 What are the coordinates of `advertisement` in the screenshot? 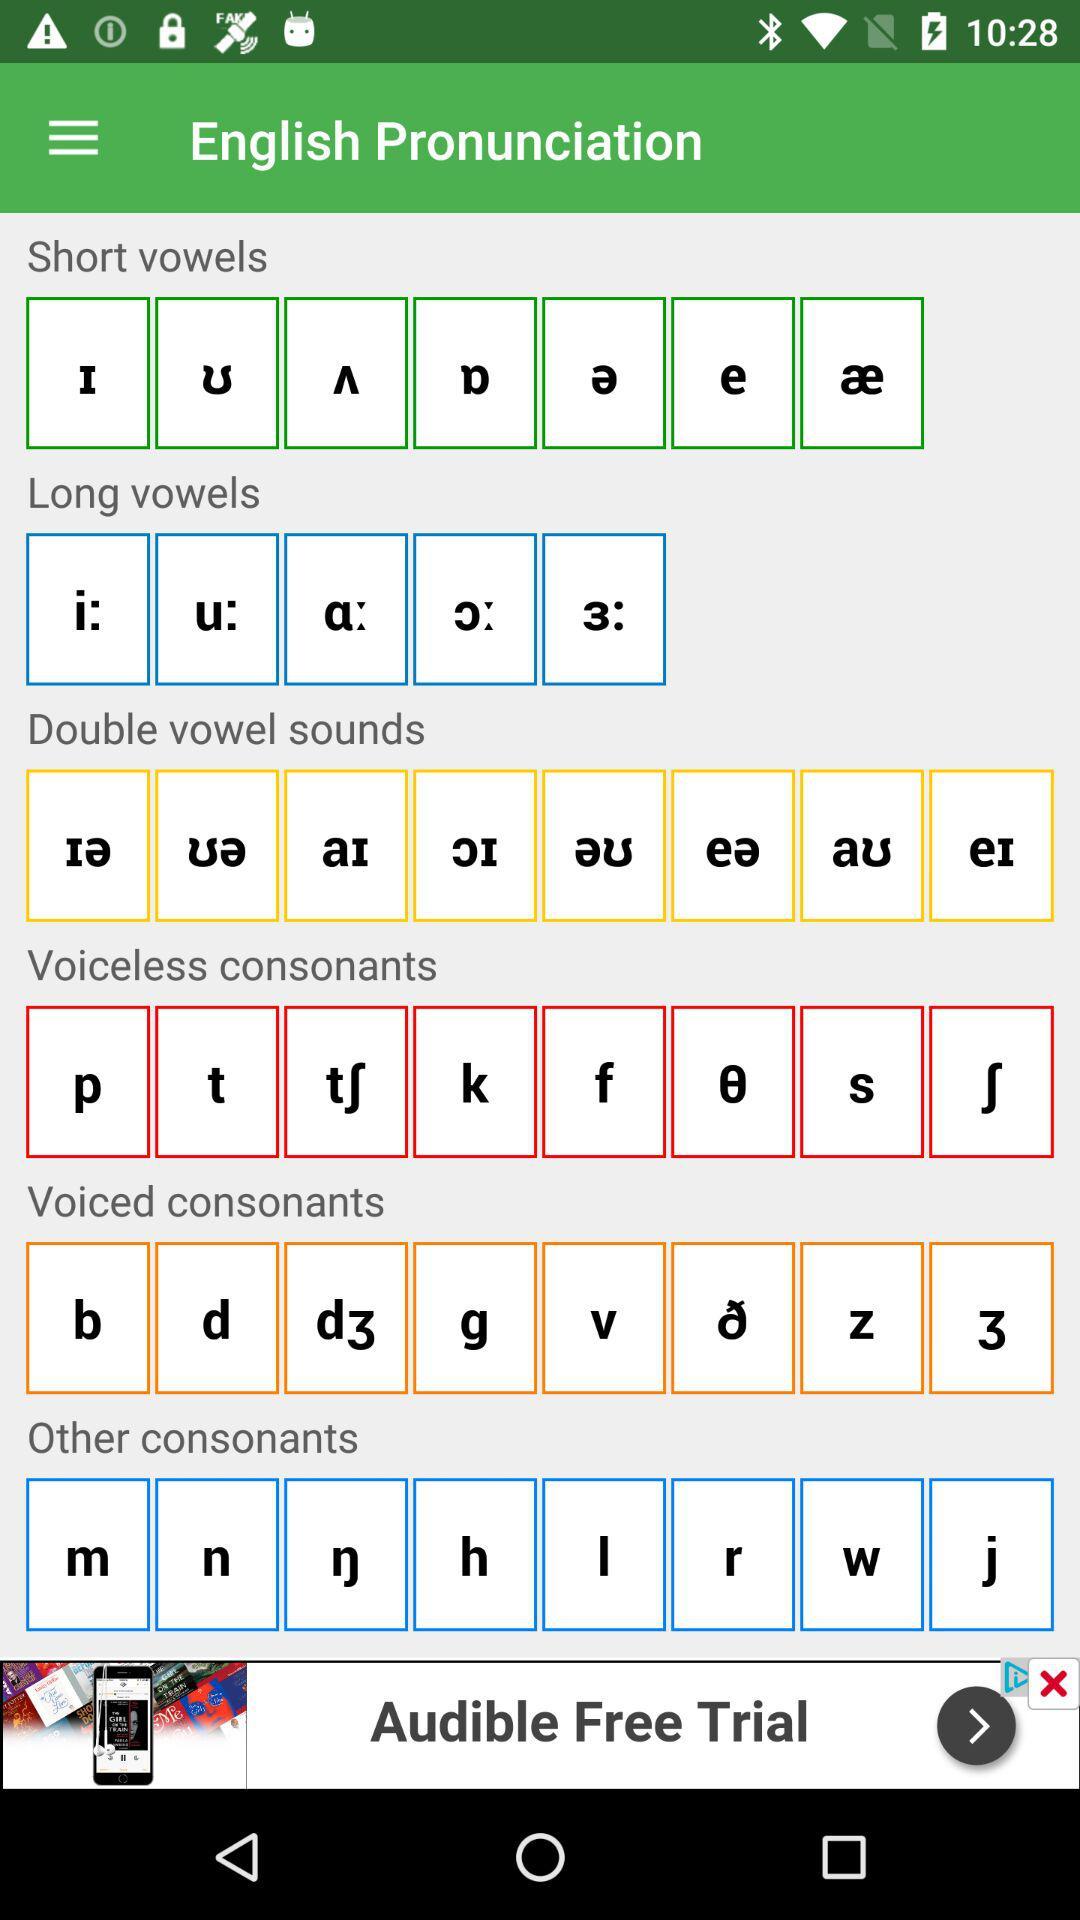 It's located at (540, 1722).